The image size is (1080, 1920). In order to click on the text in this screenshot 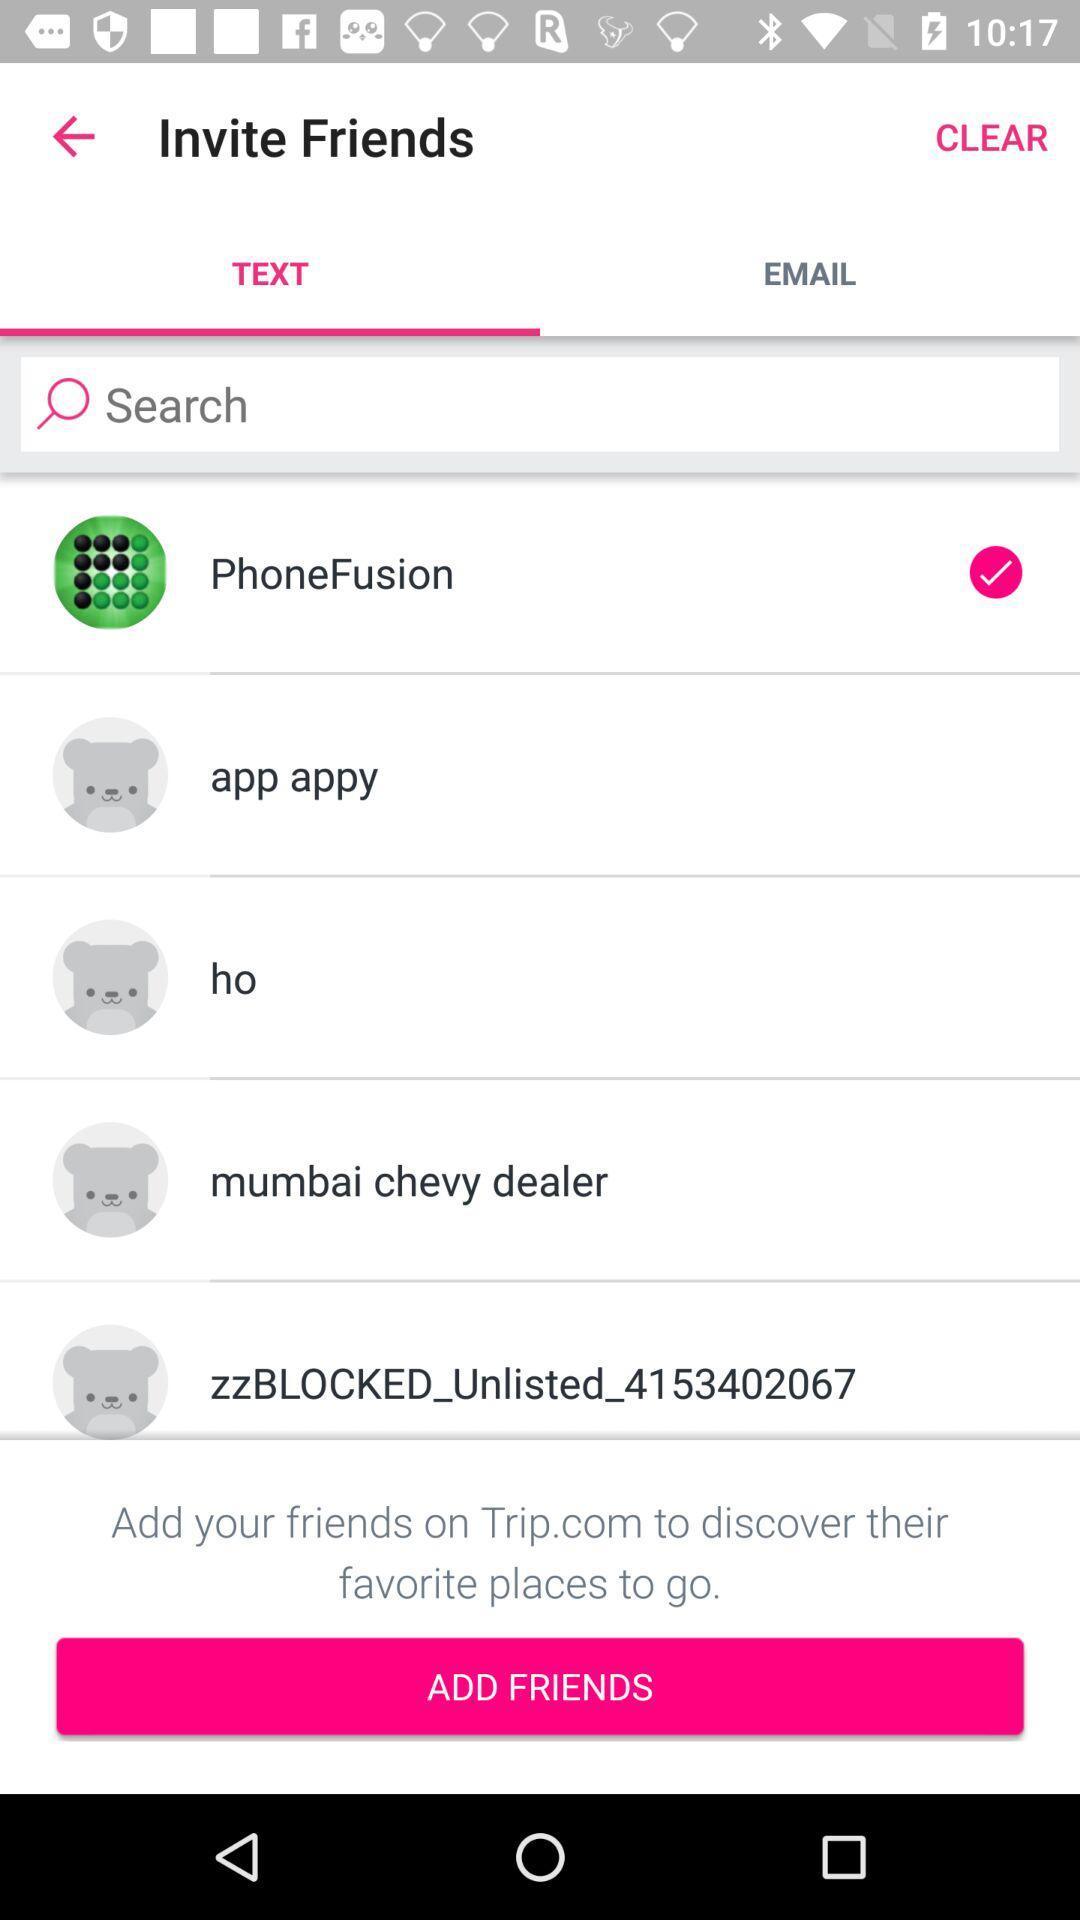, I will do `click(270, 272)`.